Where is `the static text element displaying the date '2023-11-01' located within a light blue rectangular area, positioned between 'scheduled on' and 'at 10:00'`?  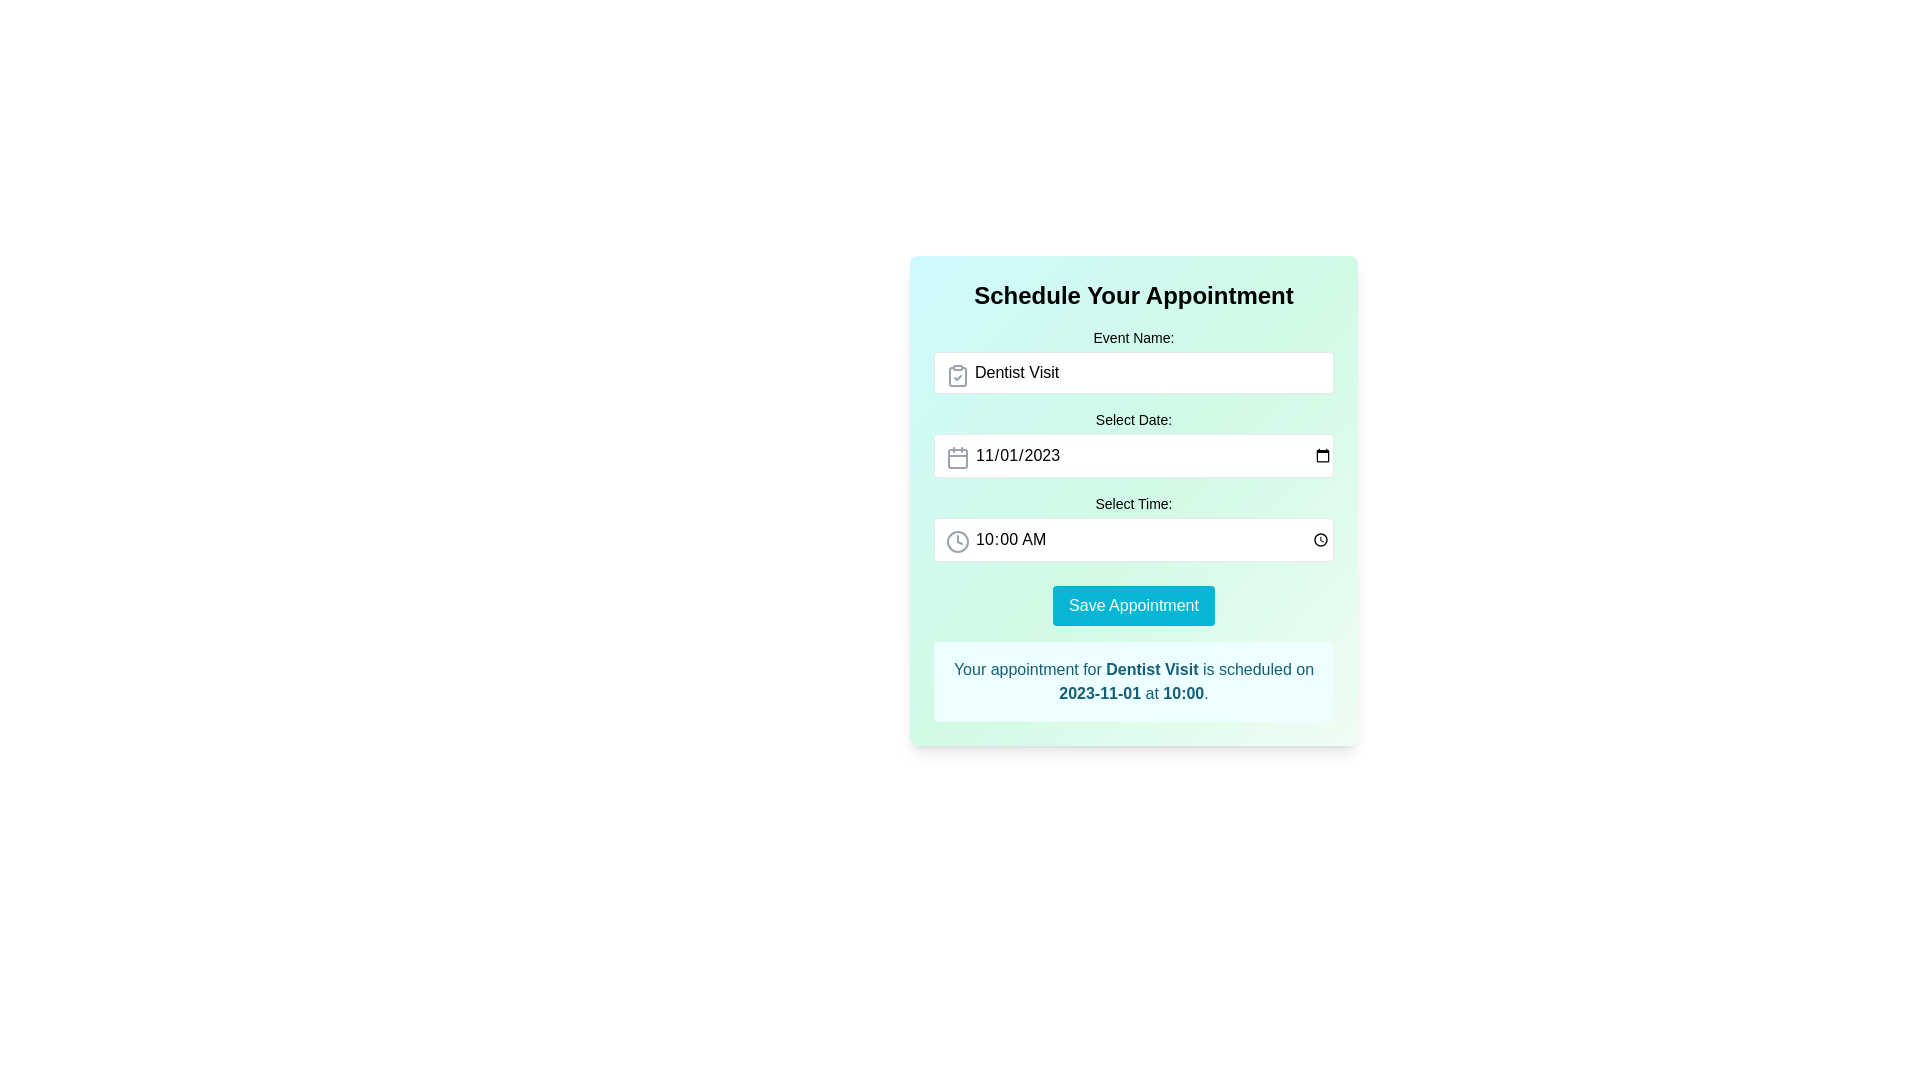
the static text element displaying the date '2023-11-01' located within a light blue rectangular area, positioned between 'scheduled on' and 'at 10:00' is located at coordinates (1099, 692).